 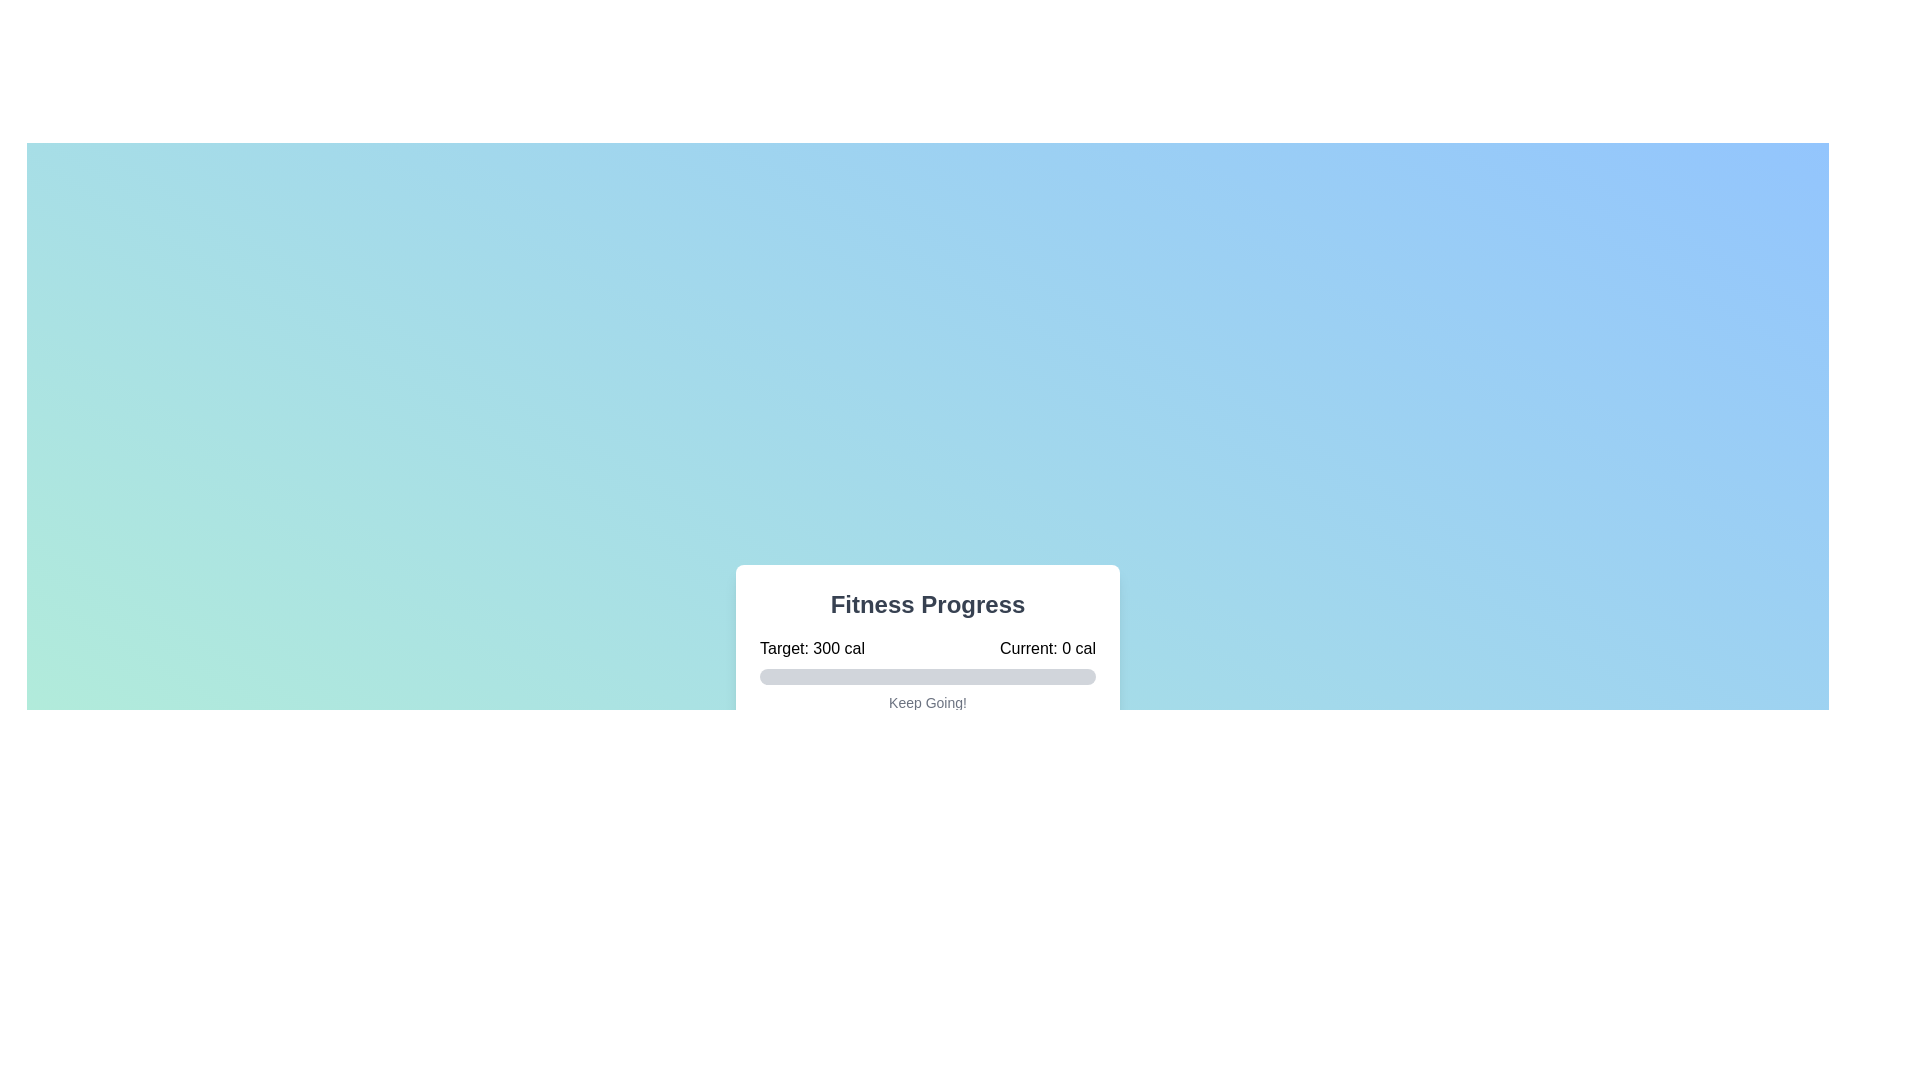 What do you see at coordinates (1046, 648) in the screenshot?
I see `the 'Current' calorie count text label in the 'Fitness Progress' card, which displays the user's current calorie count` at bounding box center [1046, 648].